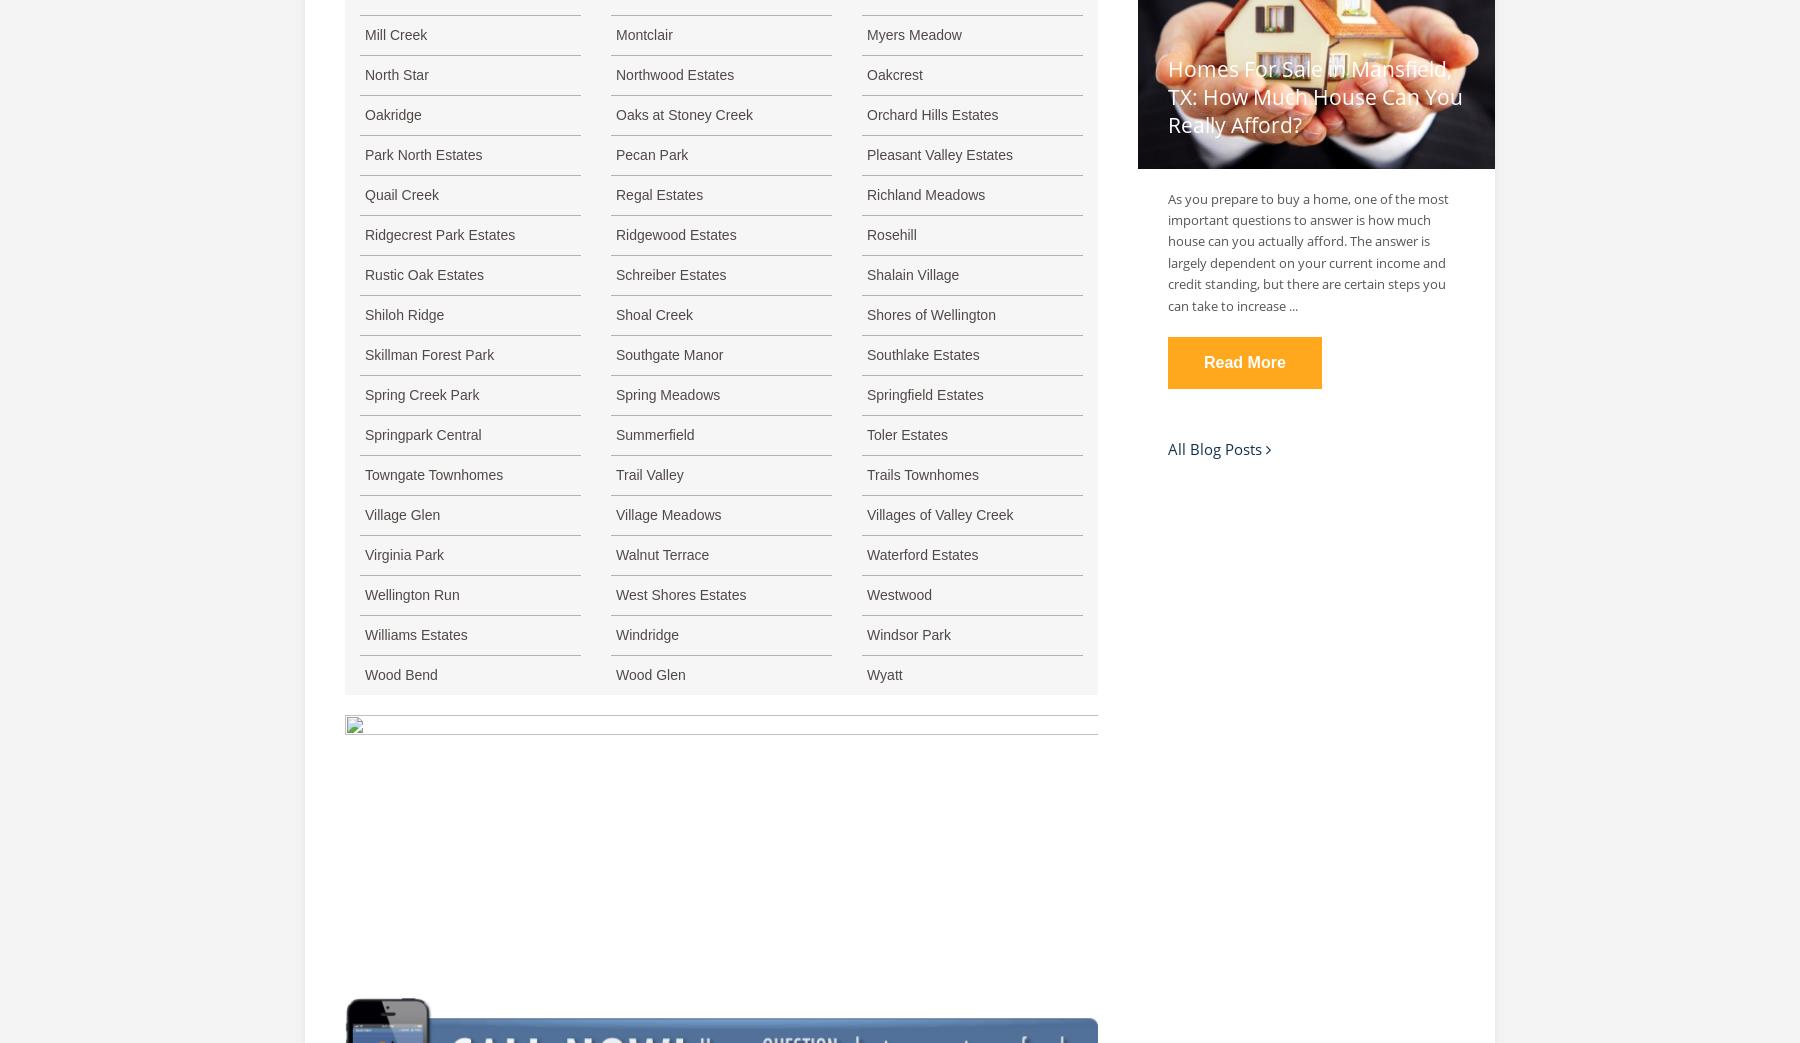 The image size is (1800, 1043). Describe the element at coordinates (424, 275) in the screenshot. I see `'Rustic Oak Estates'` at that location.